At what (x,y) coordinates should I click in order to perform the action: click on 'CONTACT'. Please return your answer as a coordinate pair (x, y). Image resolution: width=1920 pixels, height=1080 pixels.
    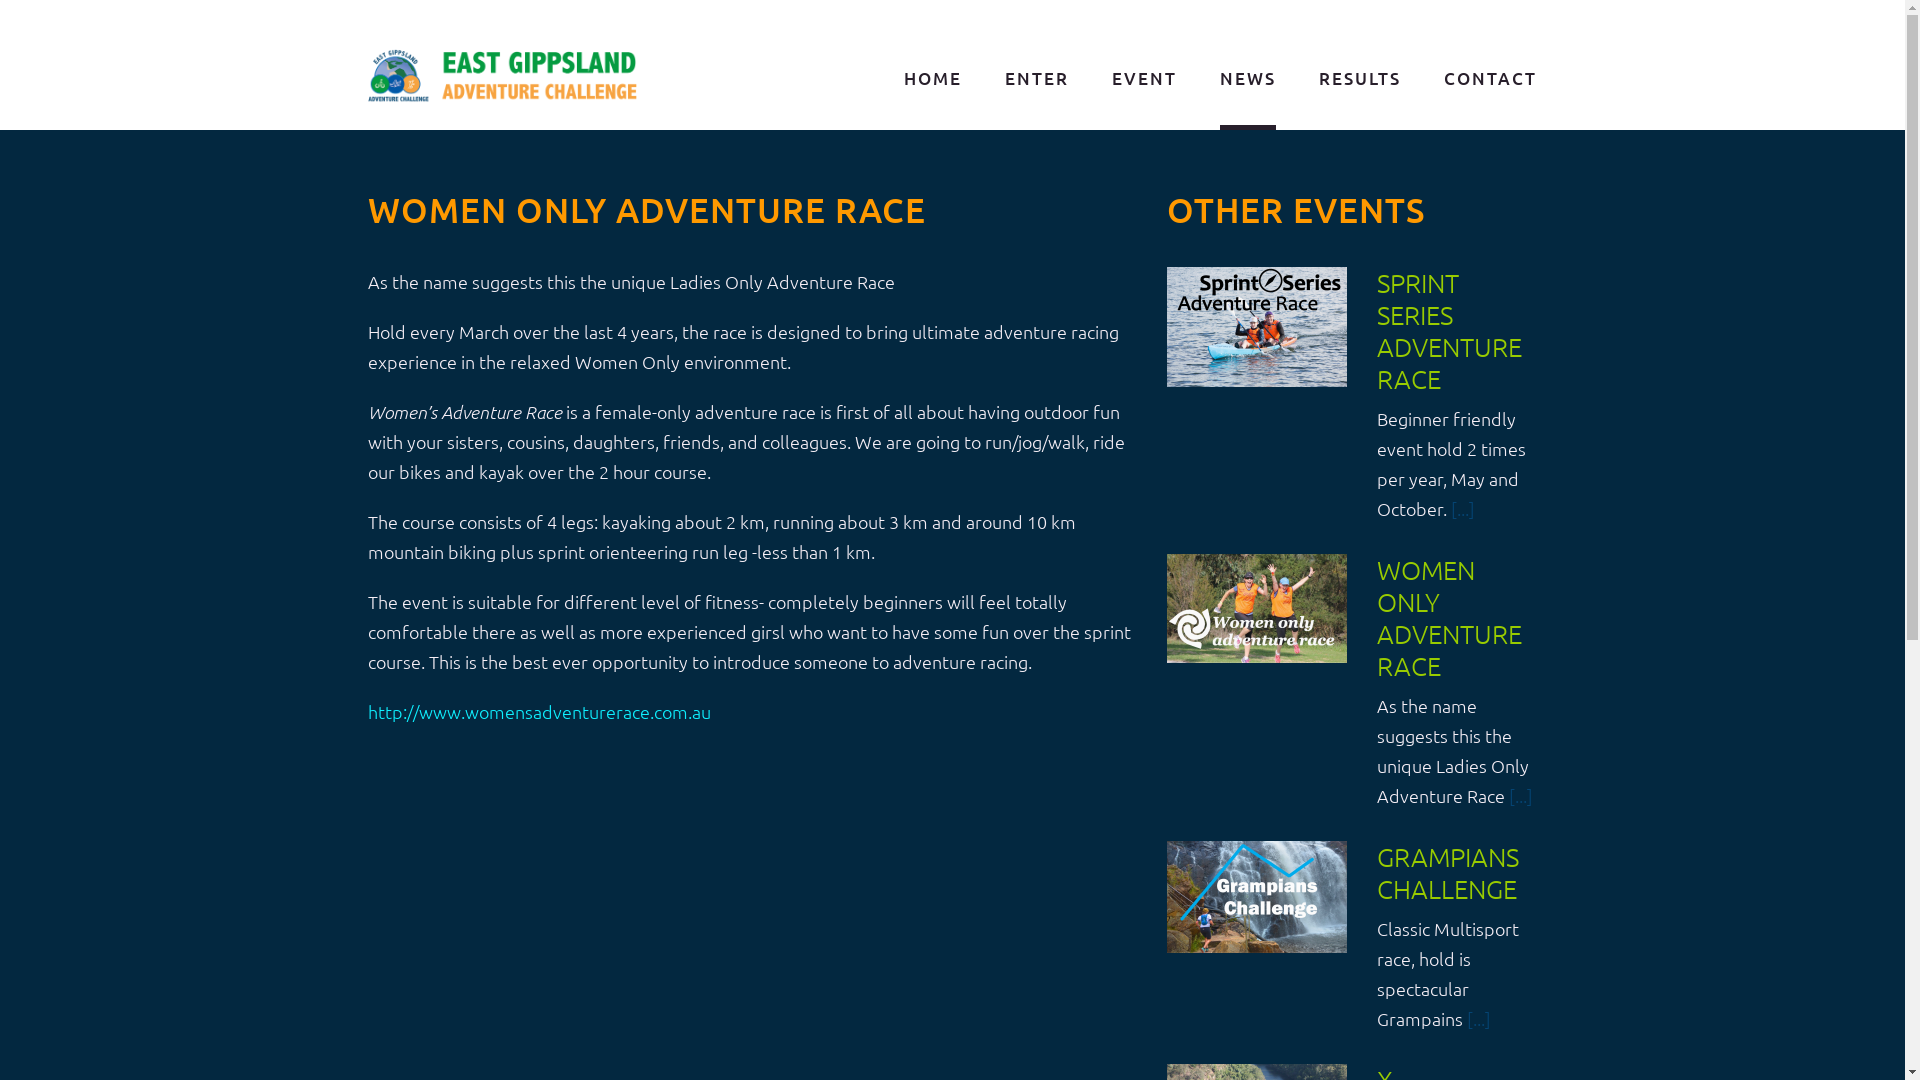
    Looking at the image, I should click on (1490, 79).